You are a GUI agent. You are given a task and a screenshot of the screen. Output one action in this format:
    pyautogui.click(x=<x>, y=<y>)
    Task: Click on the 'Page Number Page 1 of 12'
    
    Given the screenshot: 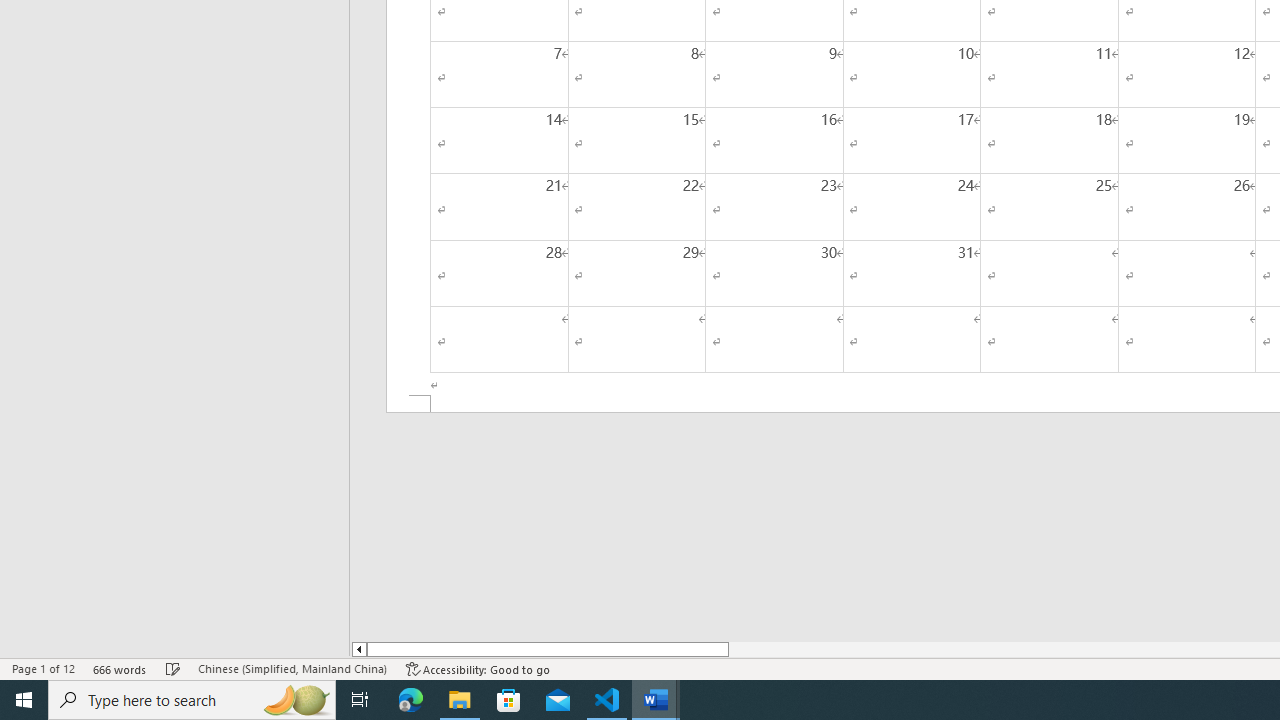 What is the action you would take?
    pyautogui.click(x=43, y=669)
    